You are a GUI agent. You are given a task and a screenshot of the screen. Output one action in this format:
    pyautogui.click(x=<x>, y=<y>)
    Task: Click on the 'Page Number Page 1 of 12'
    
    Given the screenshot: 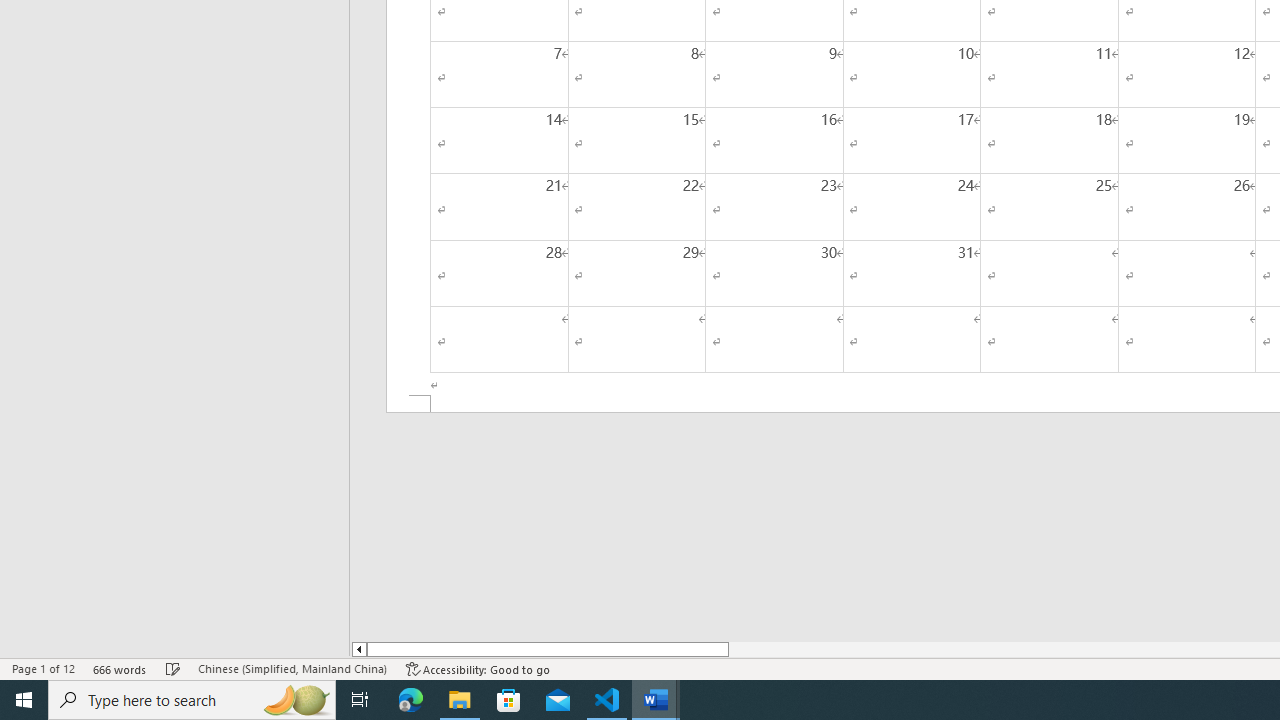 What is the action you would take?
    pyautogui.click(x=43, y=669)
    